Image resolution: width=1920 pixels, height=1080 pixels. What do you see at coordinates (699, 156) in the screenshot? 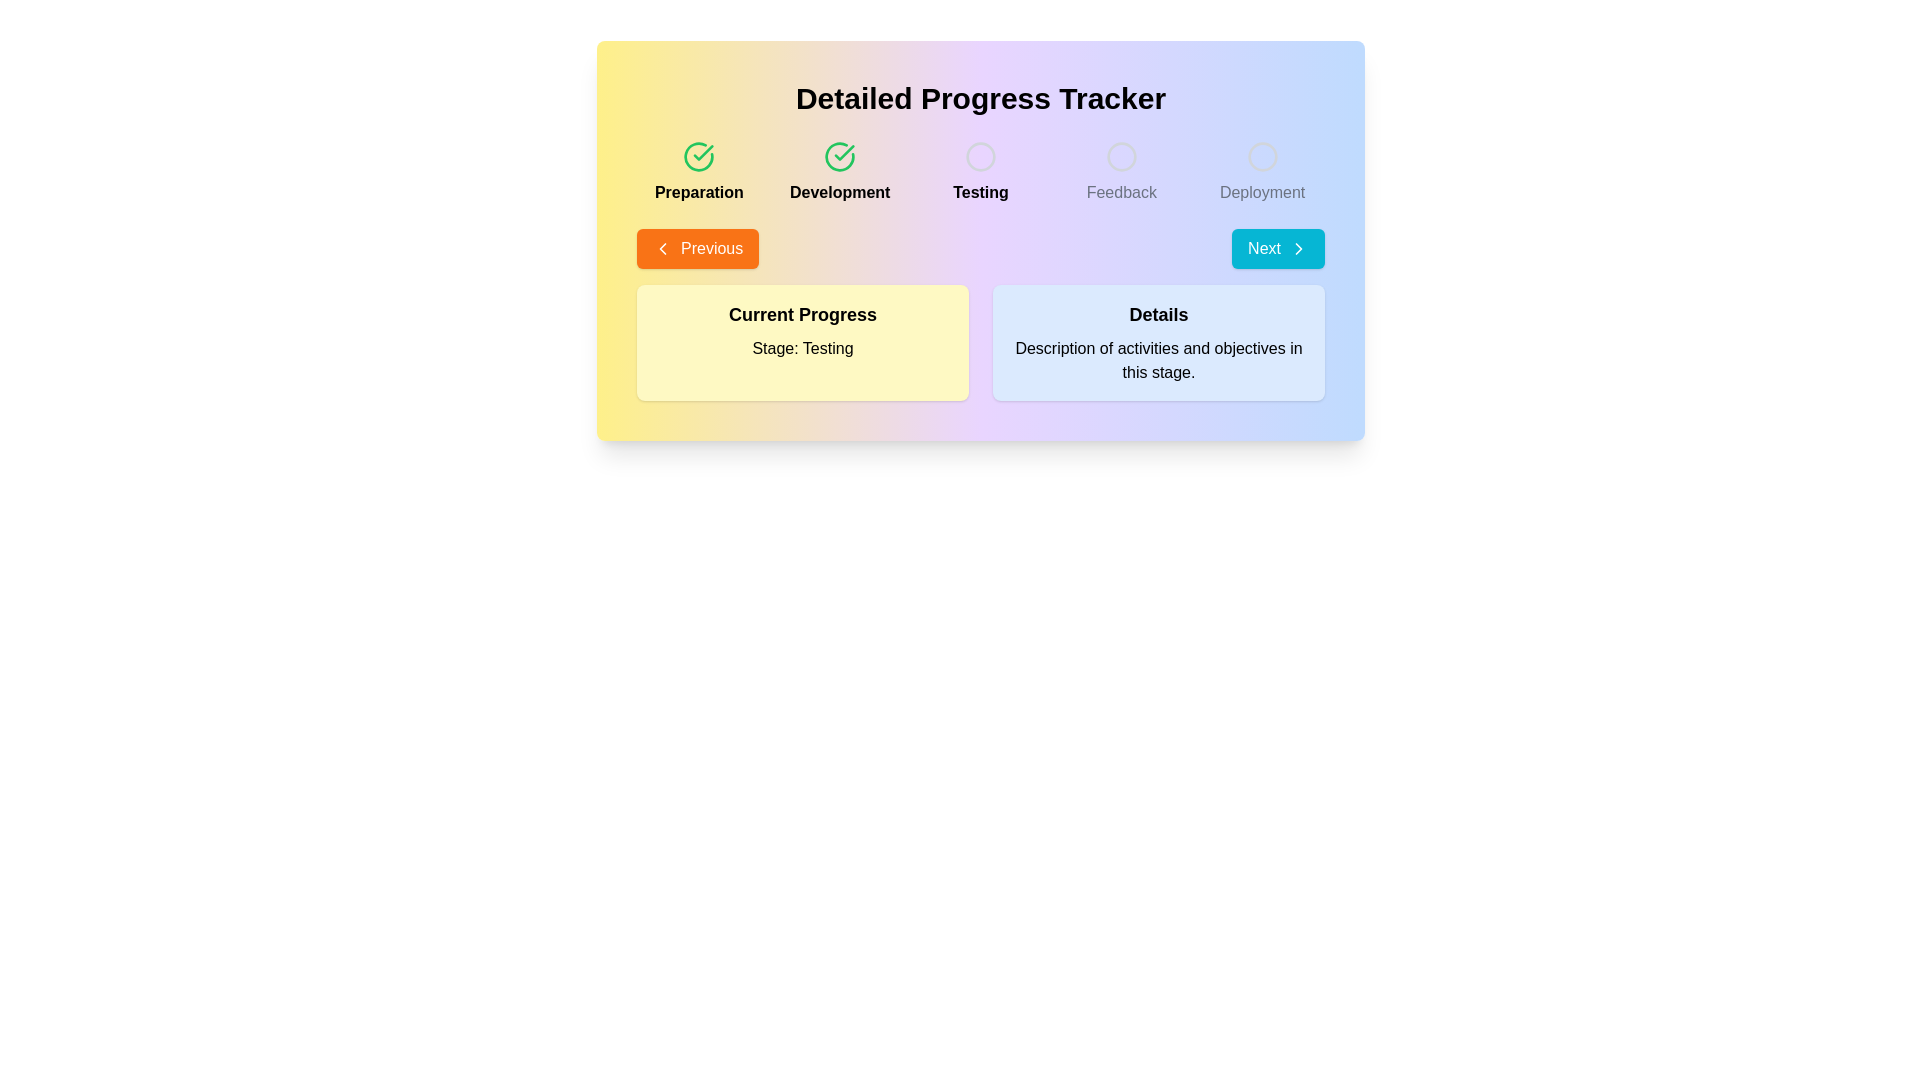
I see `the green circular checkmark icon located at the top-left corner of the 'Detailed Progress Tracker' interface, above the 'Preparation' label, to interact with it` at bounding box center [699, 156].